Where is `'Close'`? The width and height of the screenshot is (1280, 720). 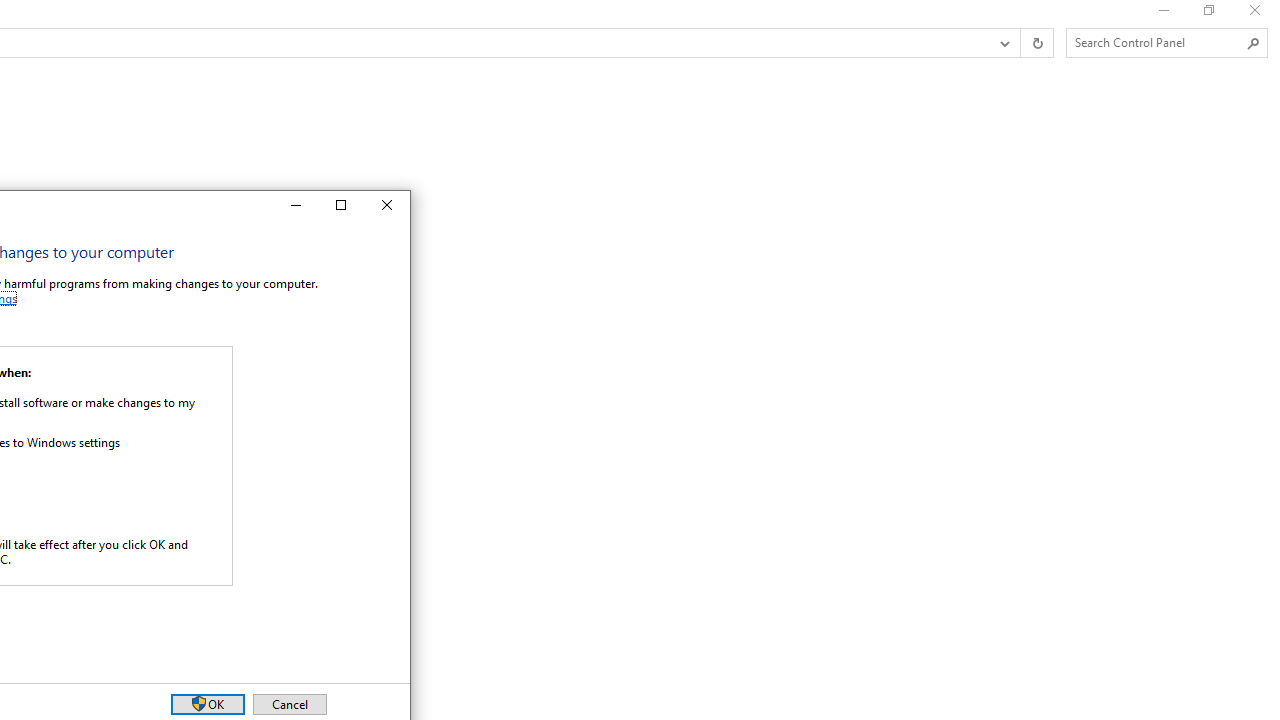
'Close' is located at coordinates (387, 205).